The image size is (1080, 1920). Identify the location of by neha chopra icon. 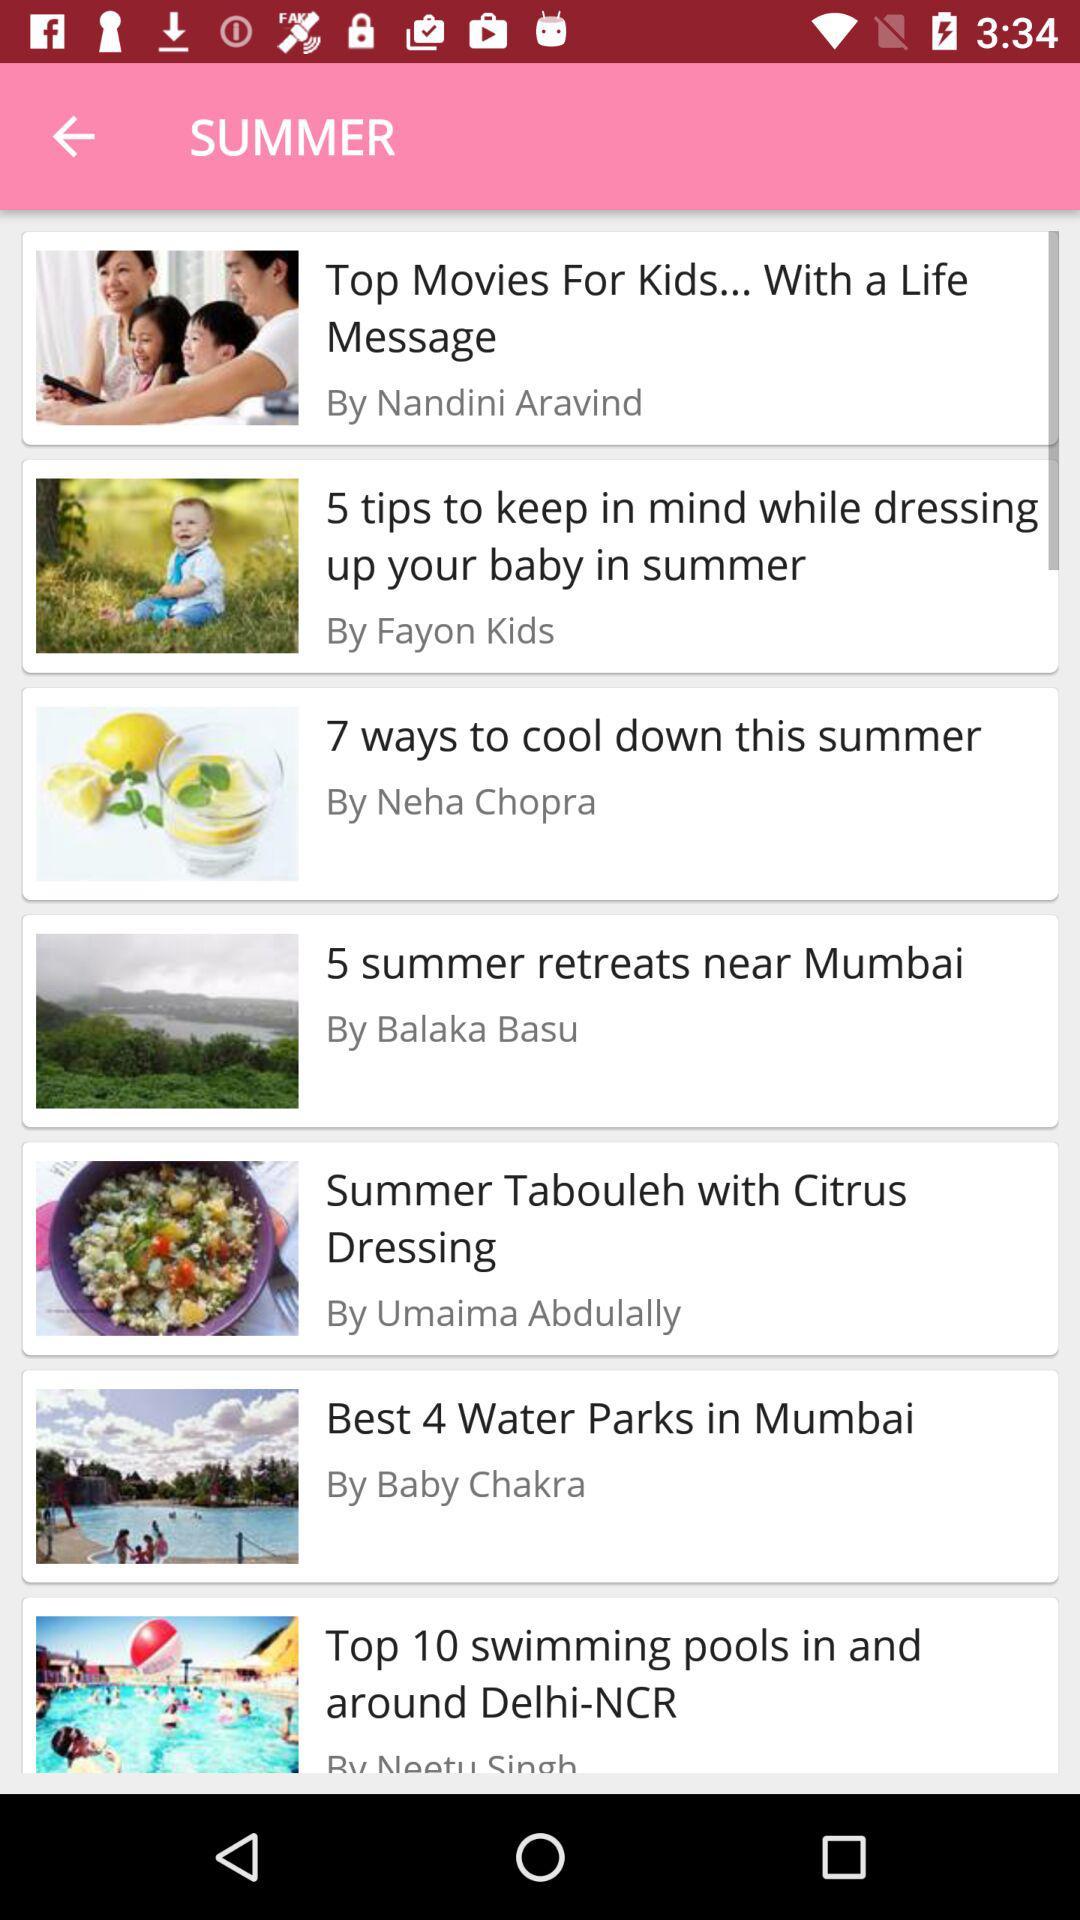
(461, 800).